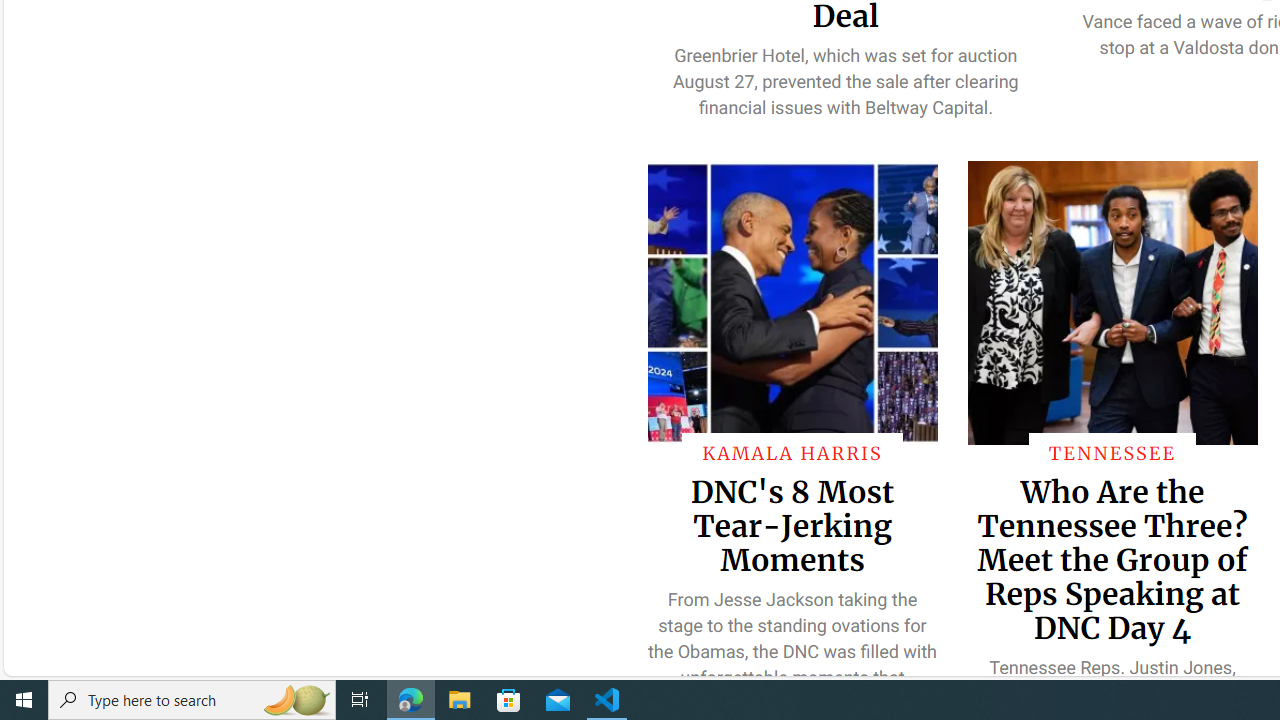 The image size is (1280, 720). What do you see at coordinates (509, 698) in the screenshot?
I see `'Microsoft Store'` at bounding box center [509, 698].